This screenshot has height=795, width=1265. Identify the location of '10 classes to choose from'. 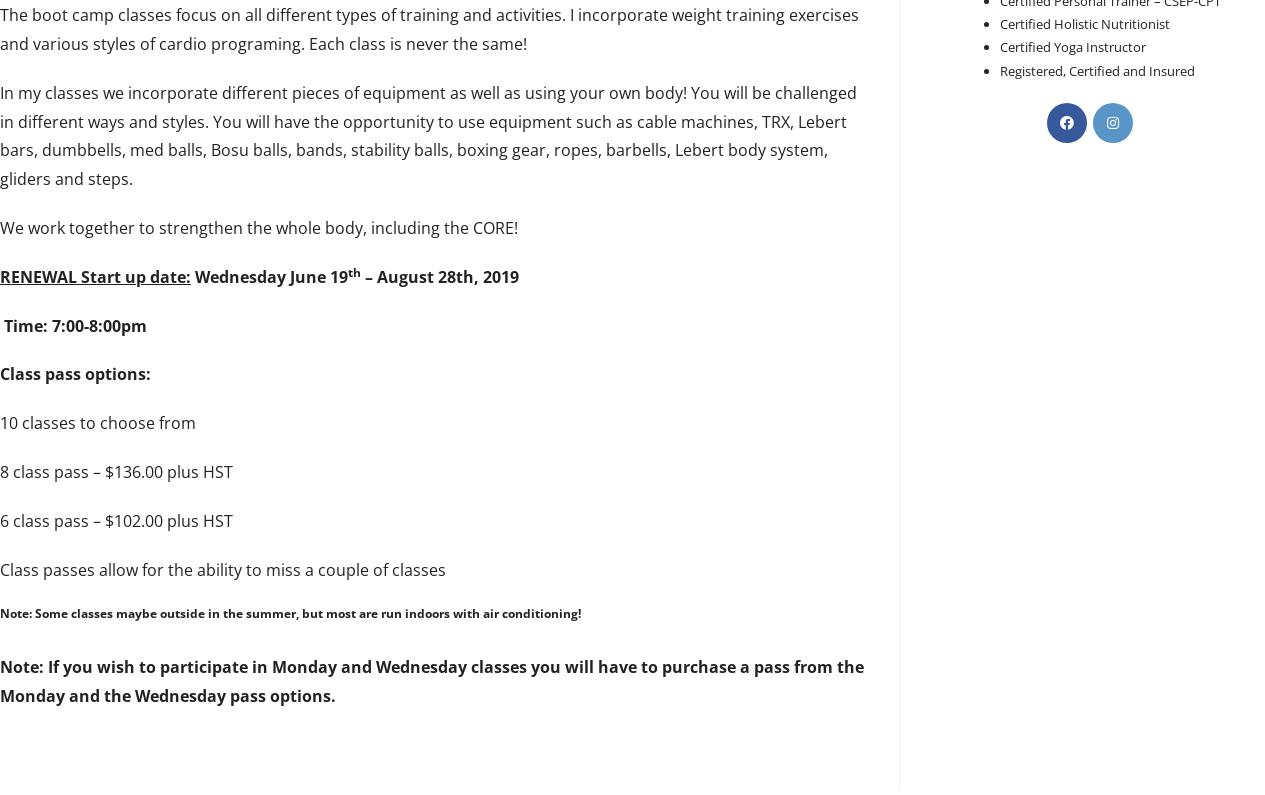
(97, 423).